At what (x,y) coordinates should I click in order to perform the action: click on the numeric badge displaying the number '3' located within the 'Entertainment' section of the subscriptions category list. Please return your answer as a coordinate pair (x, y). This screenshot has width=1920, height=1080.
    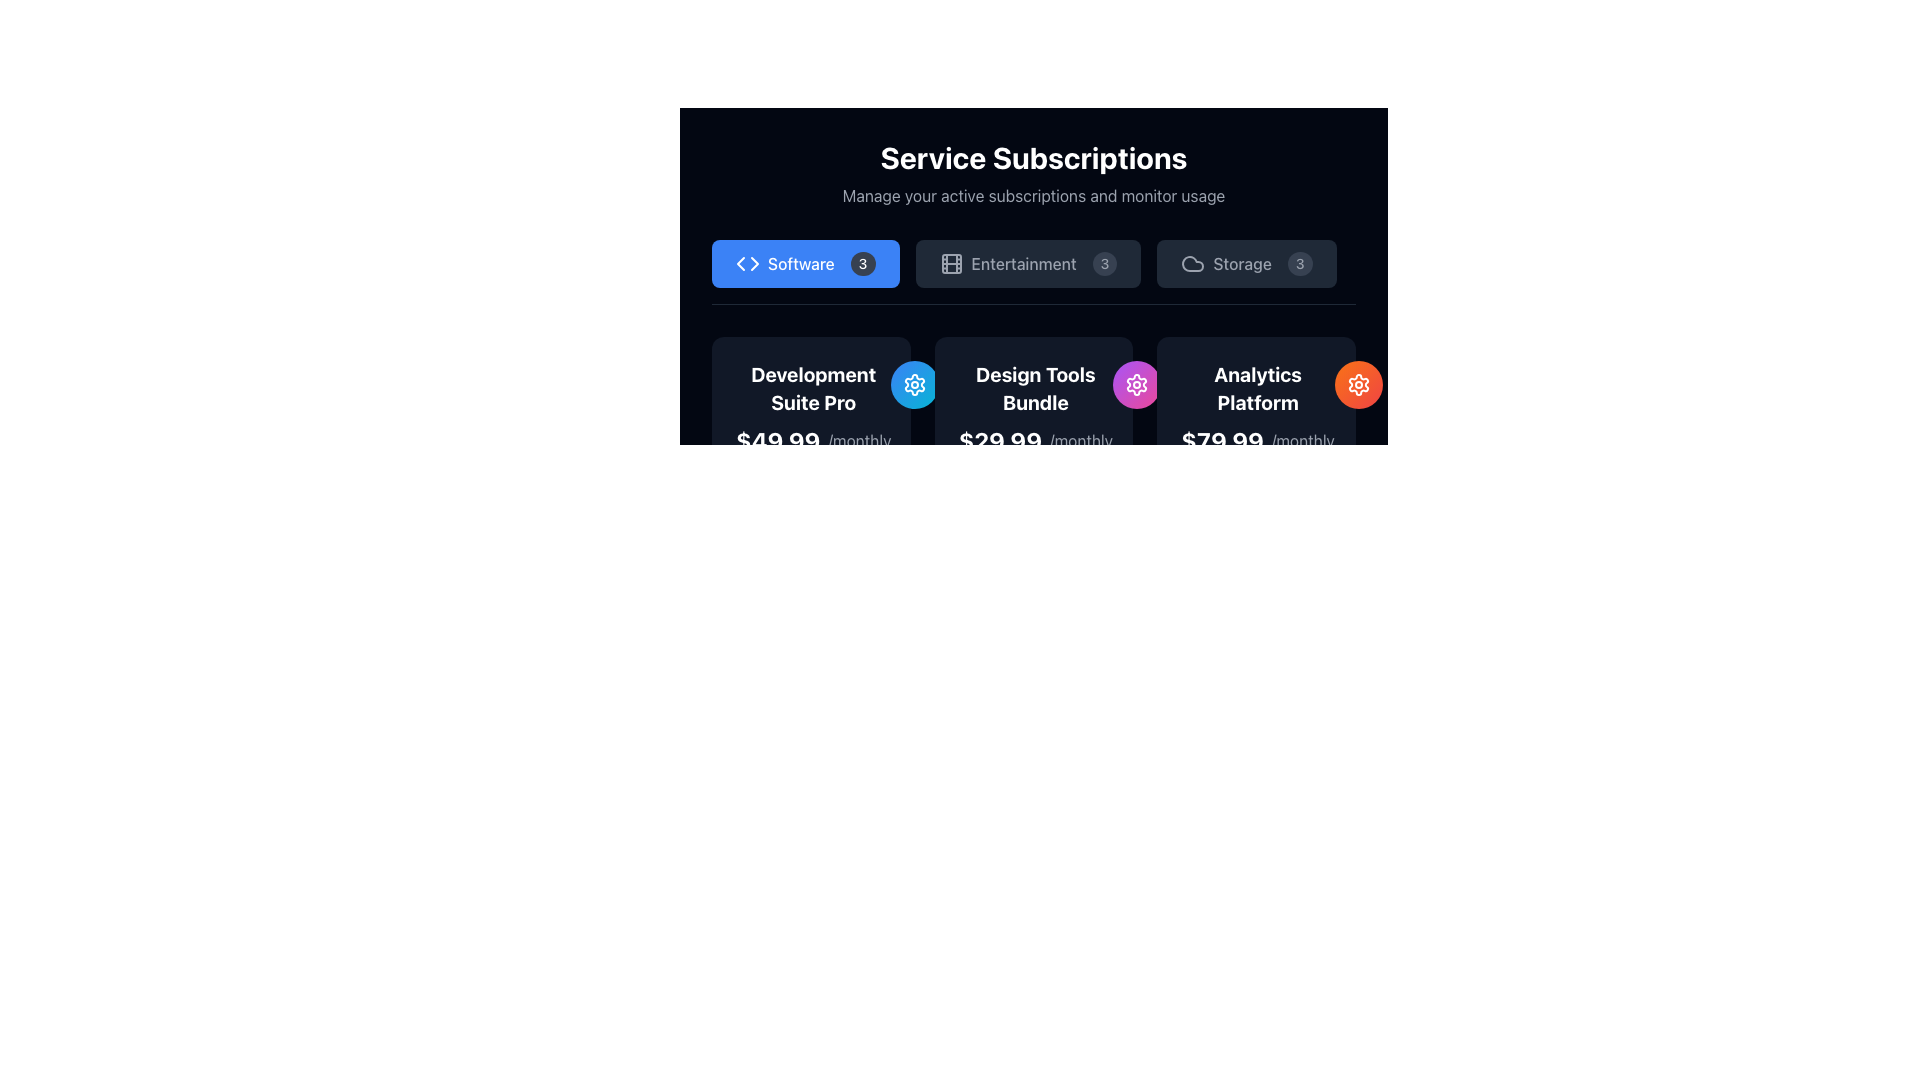
    Looking at the image, I should click on (1103, 262).